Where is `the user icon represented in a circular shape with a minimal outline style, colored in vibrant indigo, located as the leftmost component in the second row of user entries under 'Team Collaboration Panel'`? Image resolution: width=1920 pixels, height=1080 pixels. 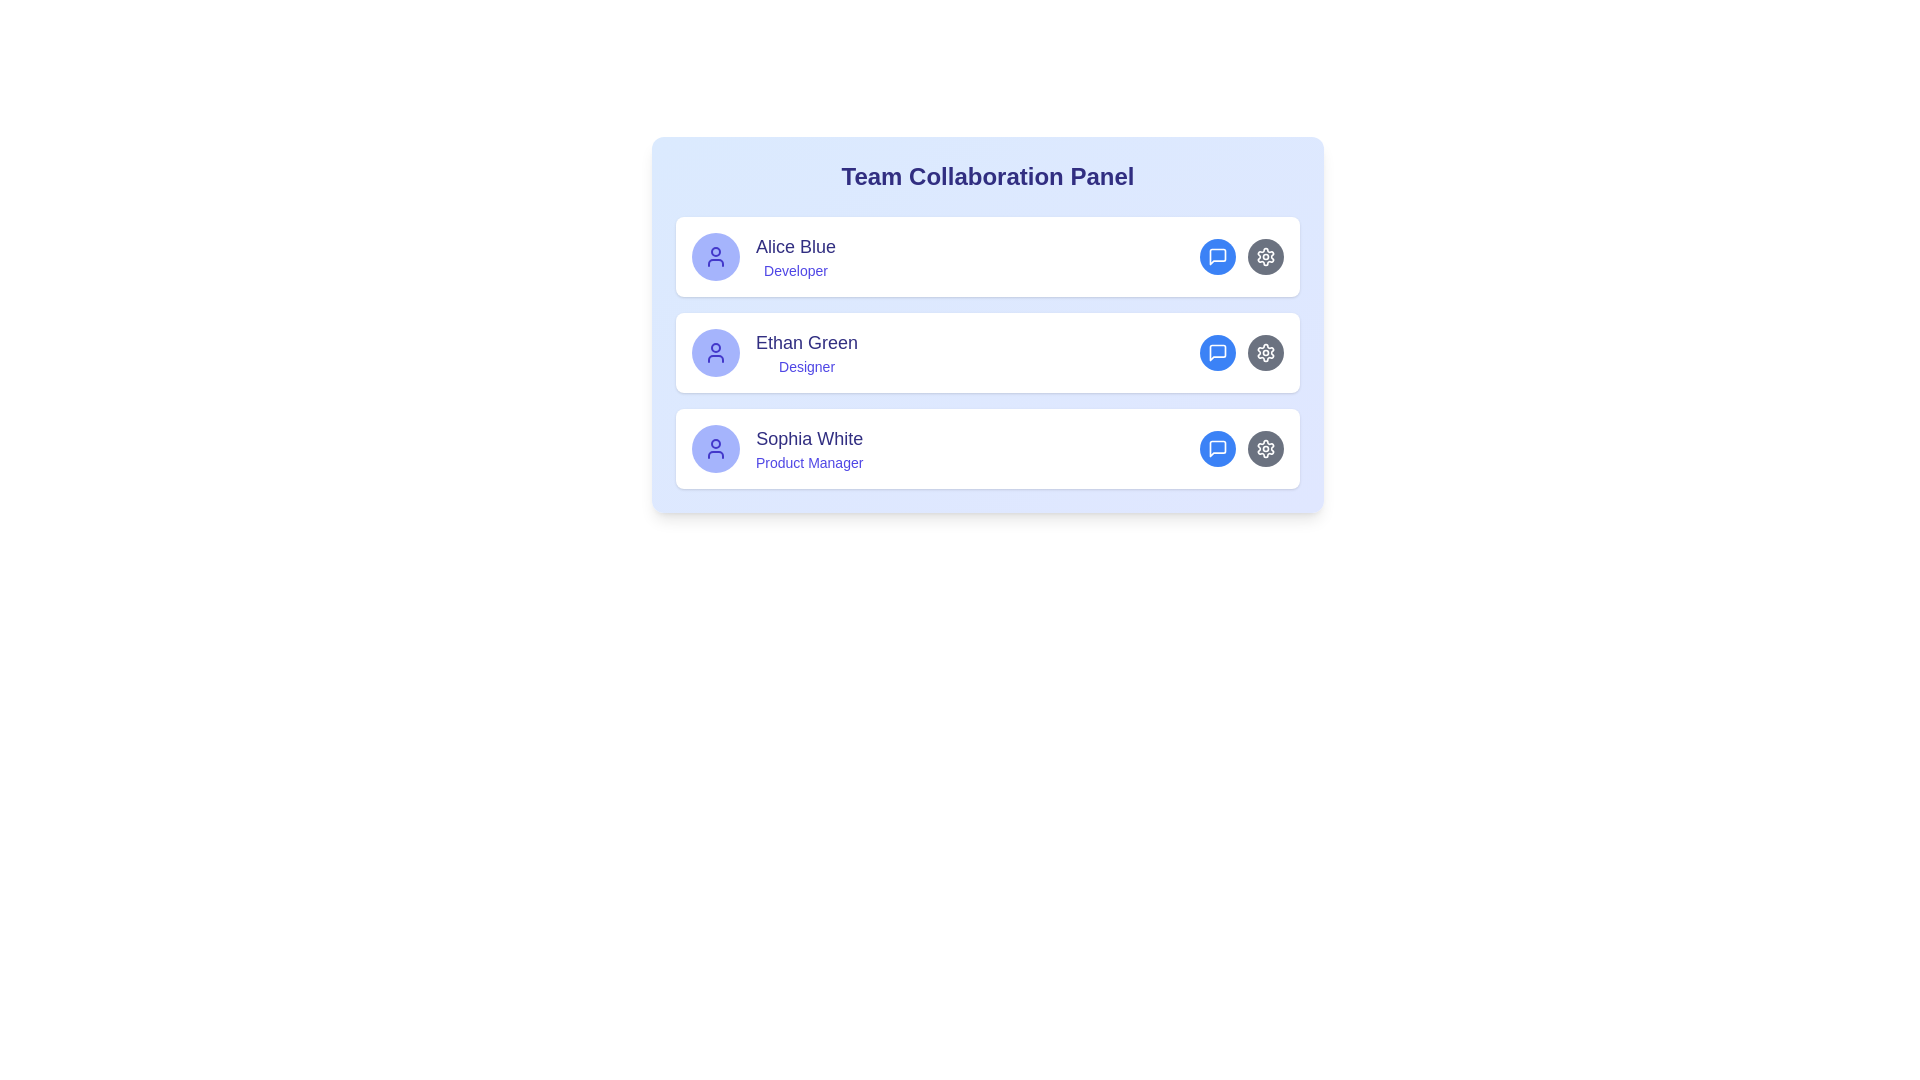 the user icon represented in a circular shape with a minimal outline style, colored in vibrant indigo, located as the leftmost component in the second row of user entries under 'Team Collaboration Panel' is located at coordinates (715, 352).